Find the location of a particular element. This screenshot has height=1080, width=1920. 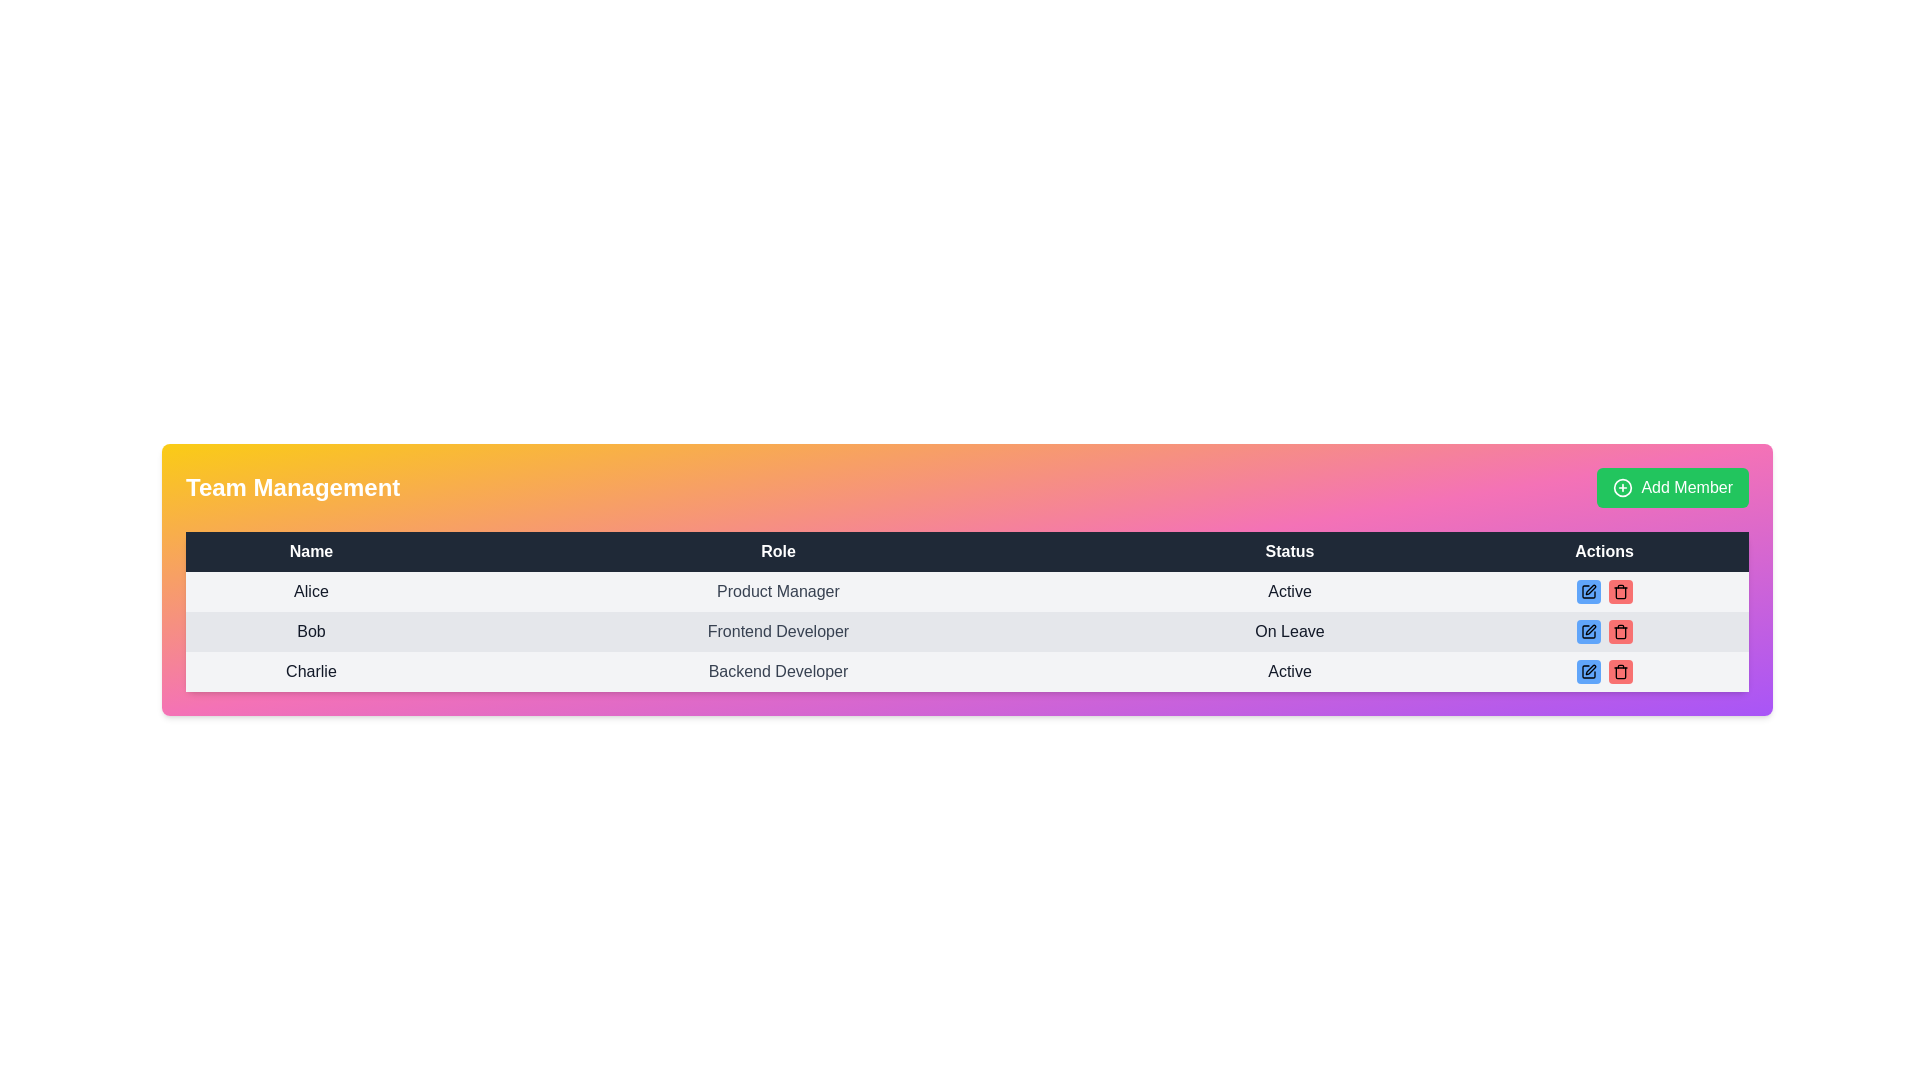

the text label indicating the current status of 'Alice' as 'Active', which is the third element in the horizontal row of the table under the 'Status' column is located at coordinates (1290, 590).